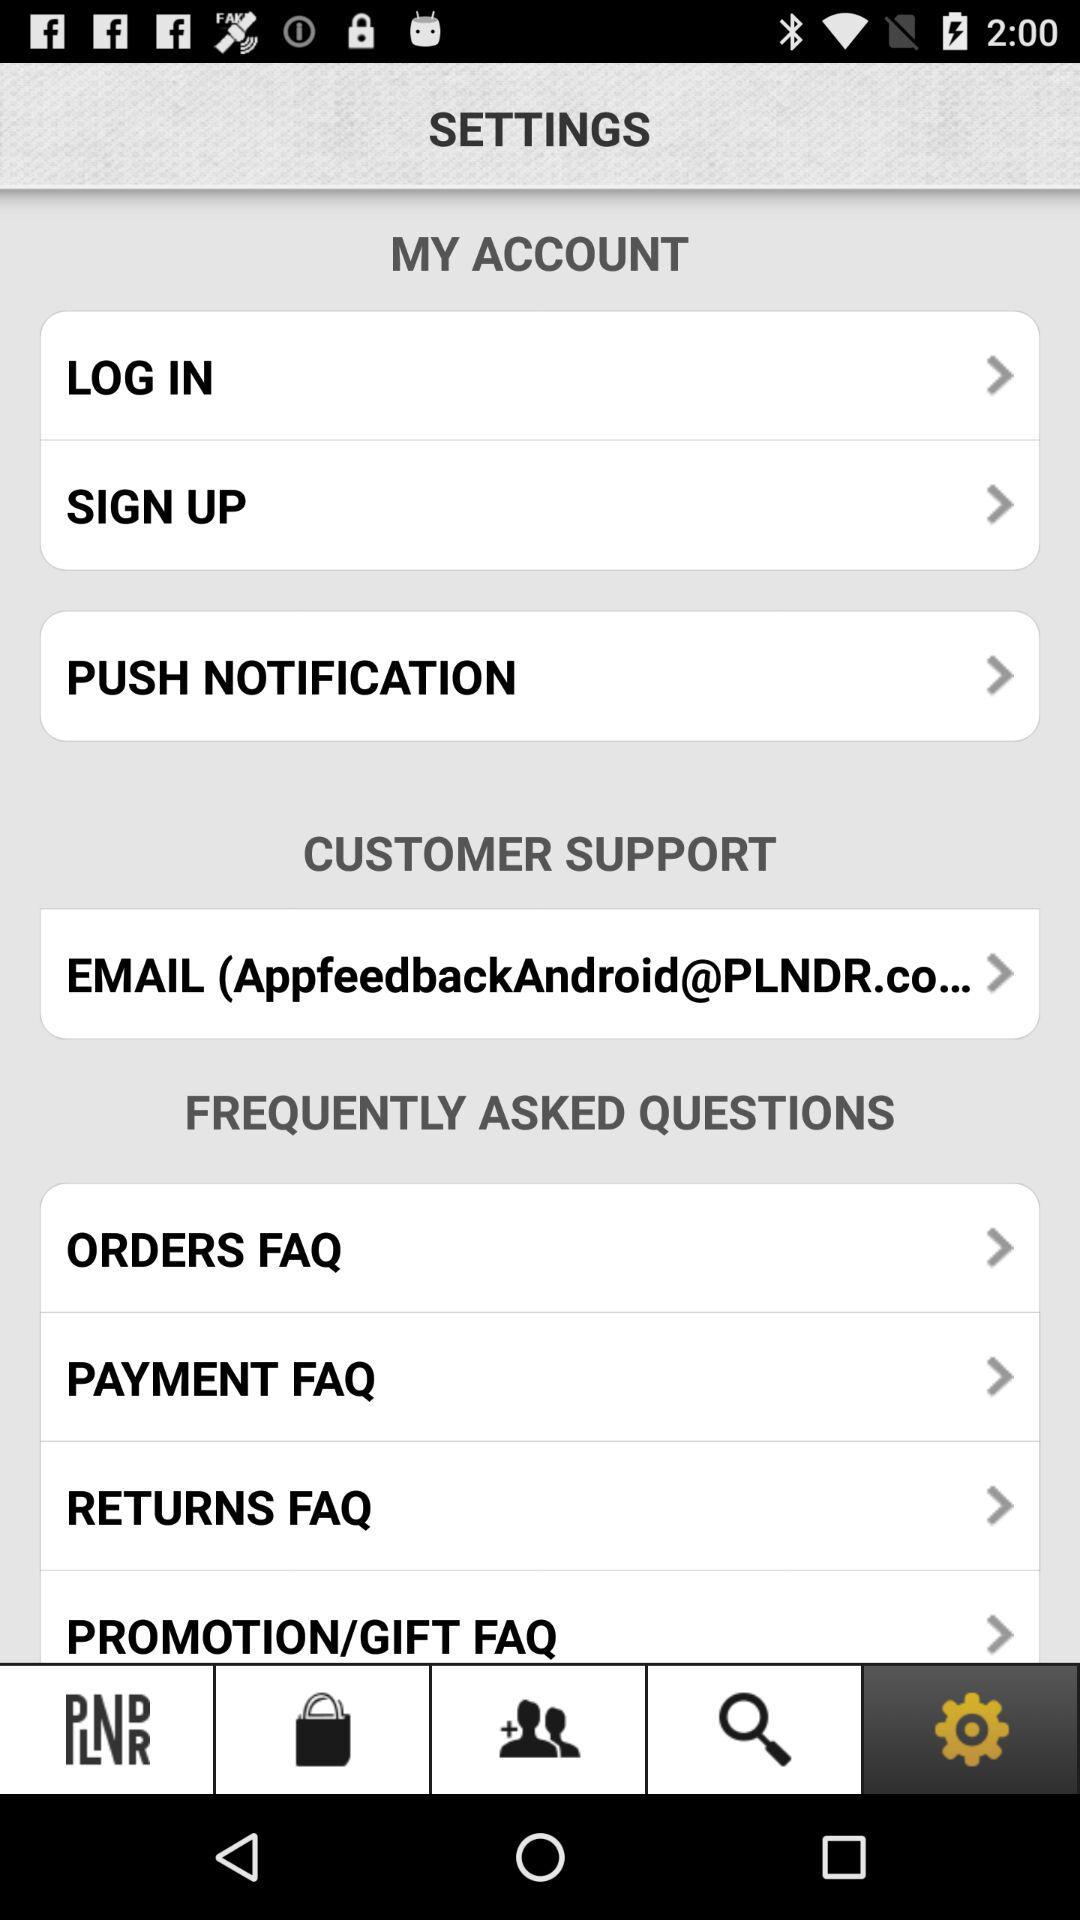 The height and width of the screenshot is (1920, 1080). I want to click on push notification item, so click(540, 676).